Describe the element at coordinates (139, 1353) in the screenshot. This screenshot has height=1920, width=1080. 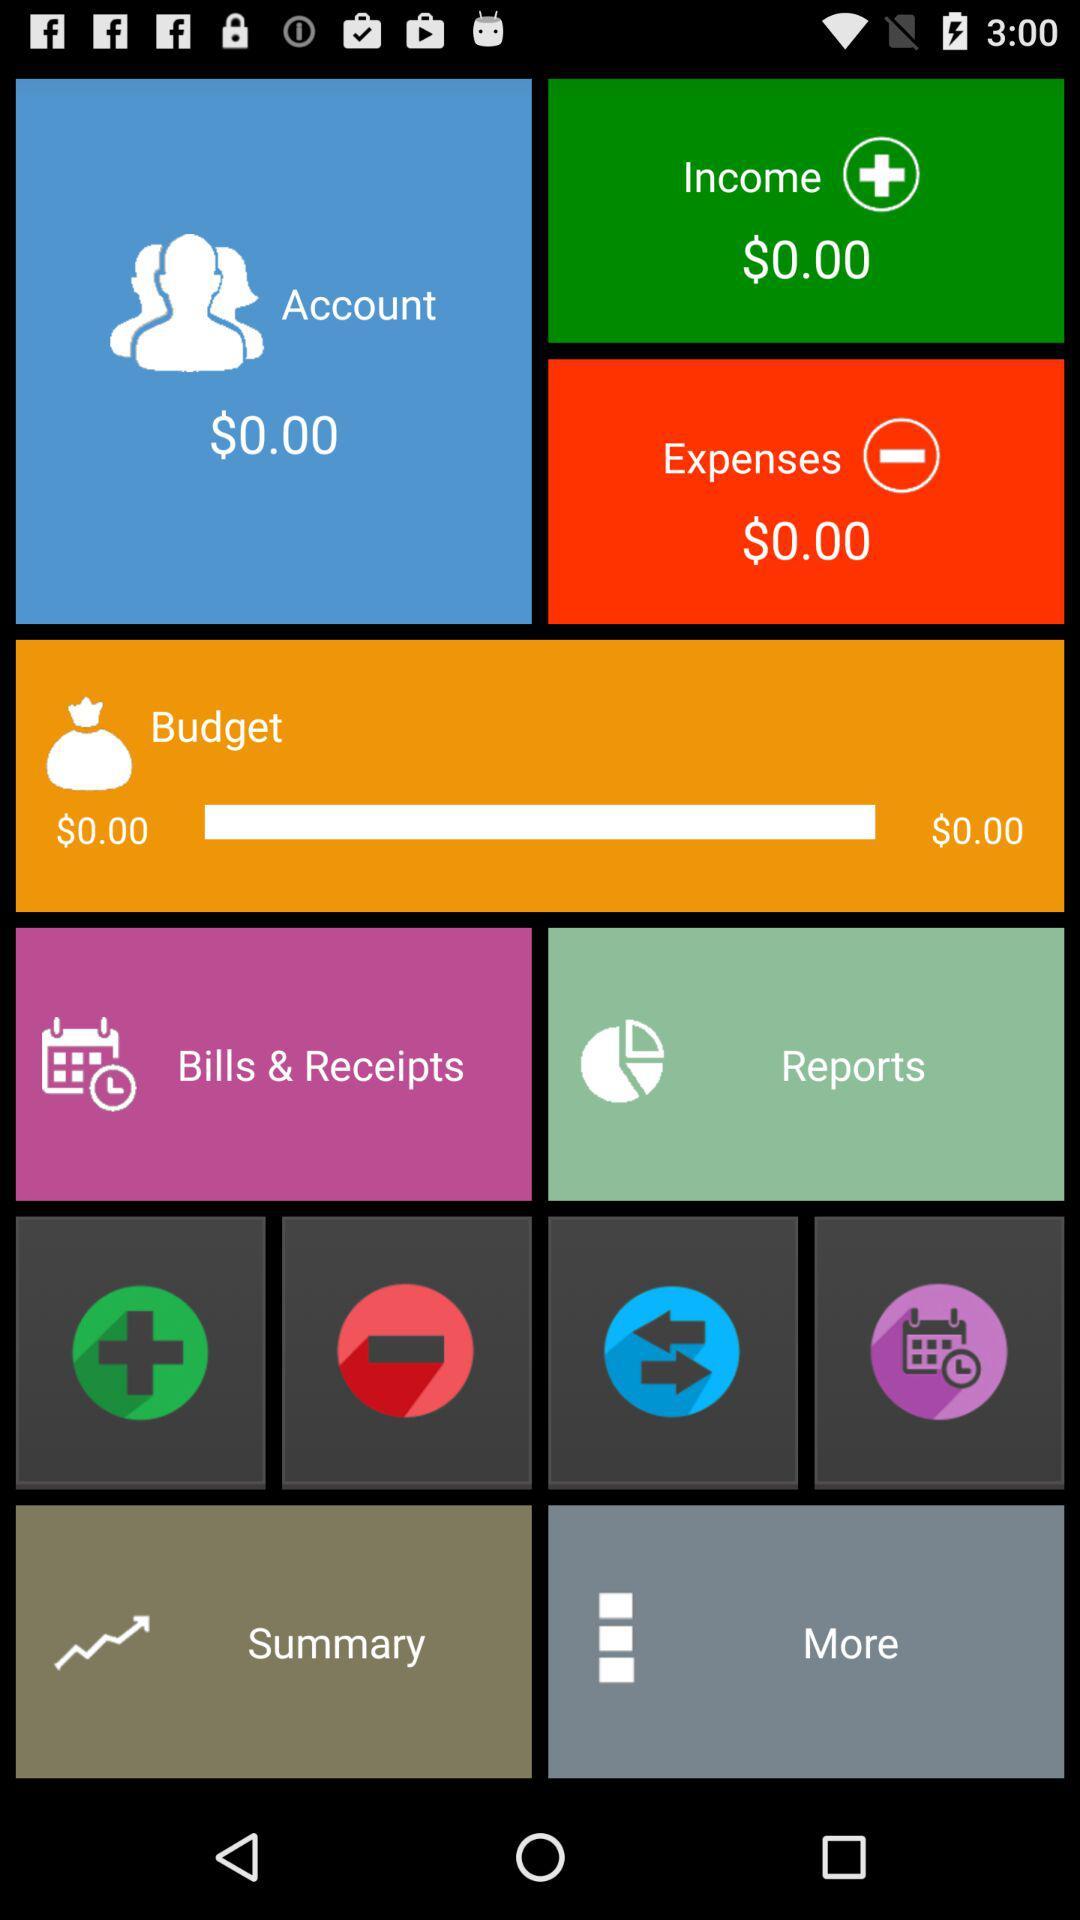
I see `the icon above the summary` at that location.